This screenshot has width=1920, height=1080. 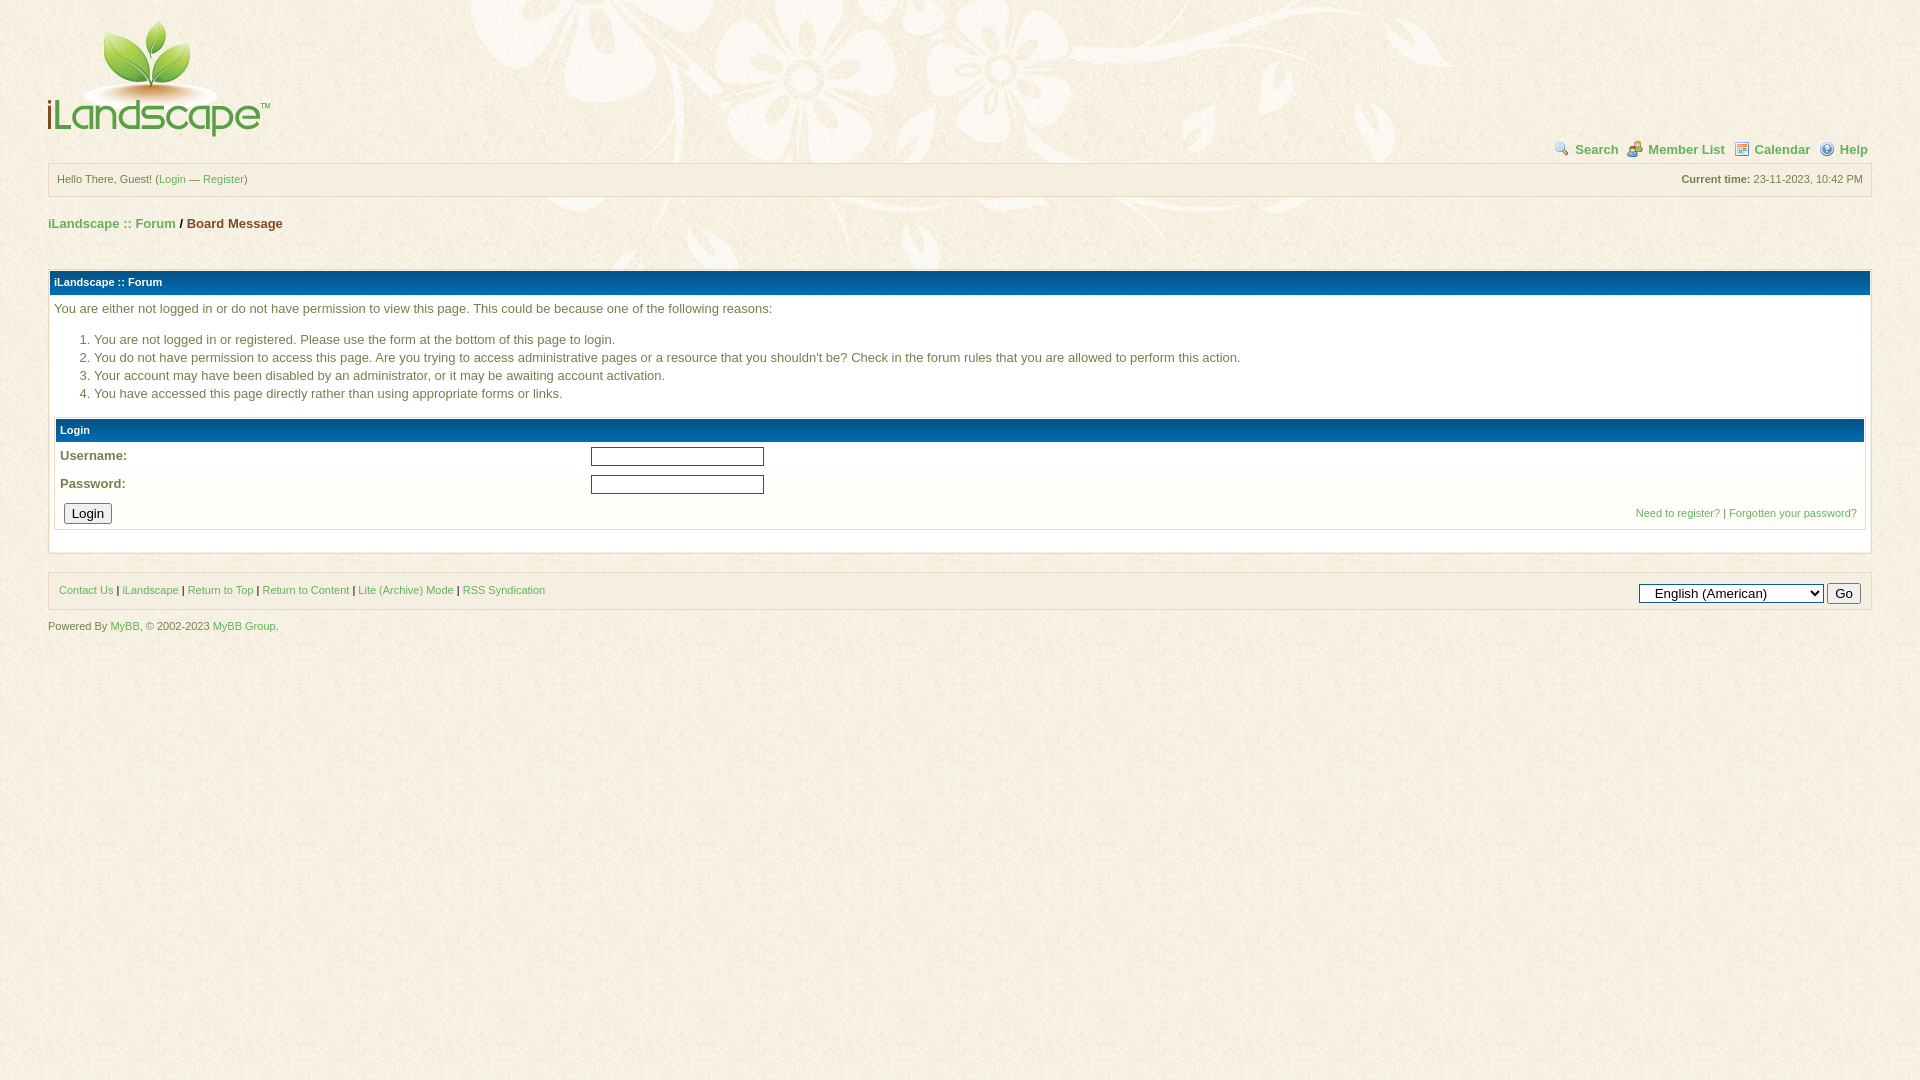 I want to click on 'MyBB Group', so click(x=243, y=624).